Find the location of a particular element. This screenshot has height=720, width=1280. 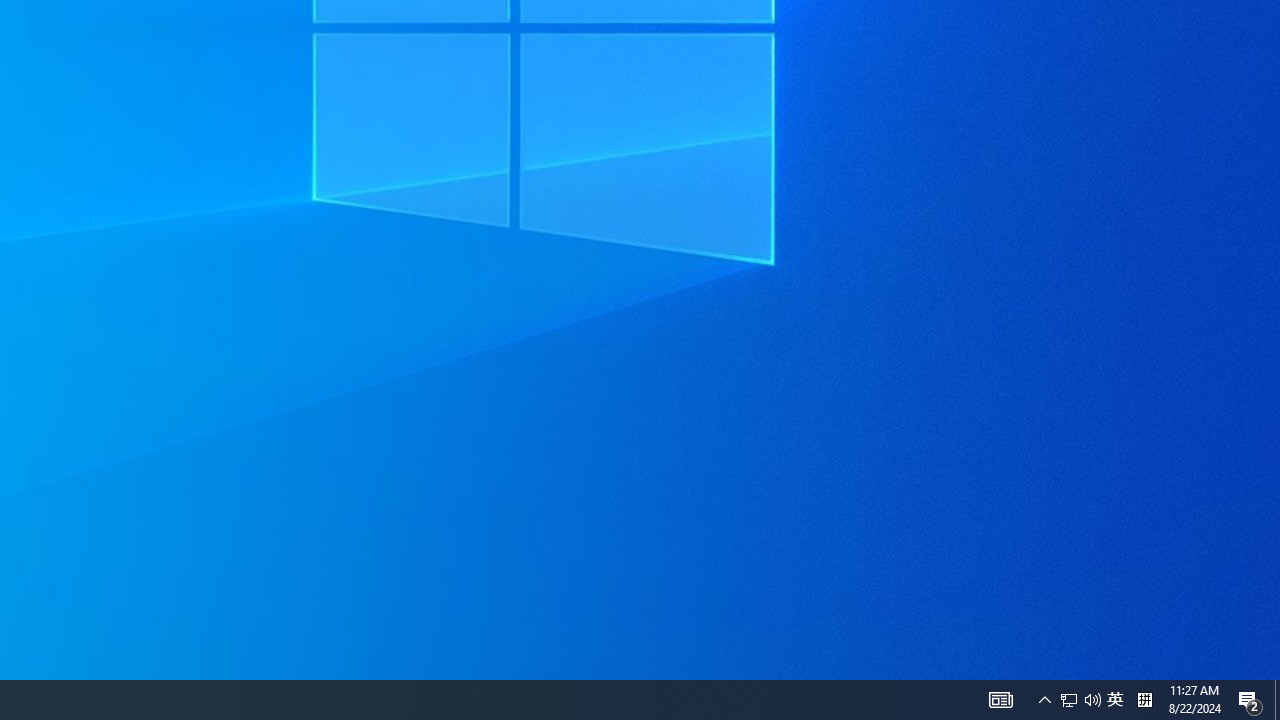

'Action Center, 2 new notifications' is located at coordinates (1250, 698).